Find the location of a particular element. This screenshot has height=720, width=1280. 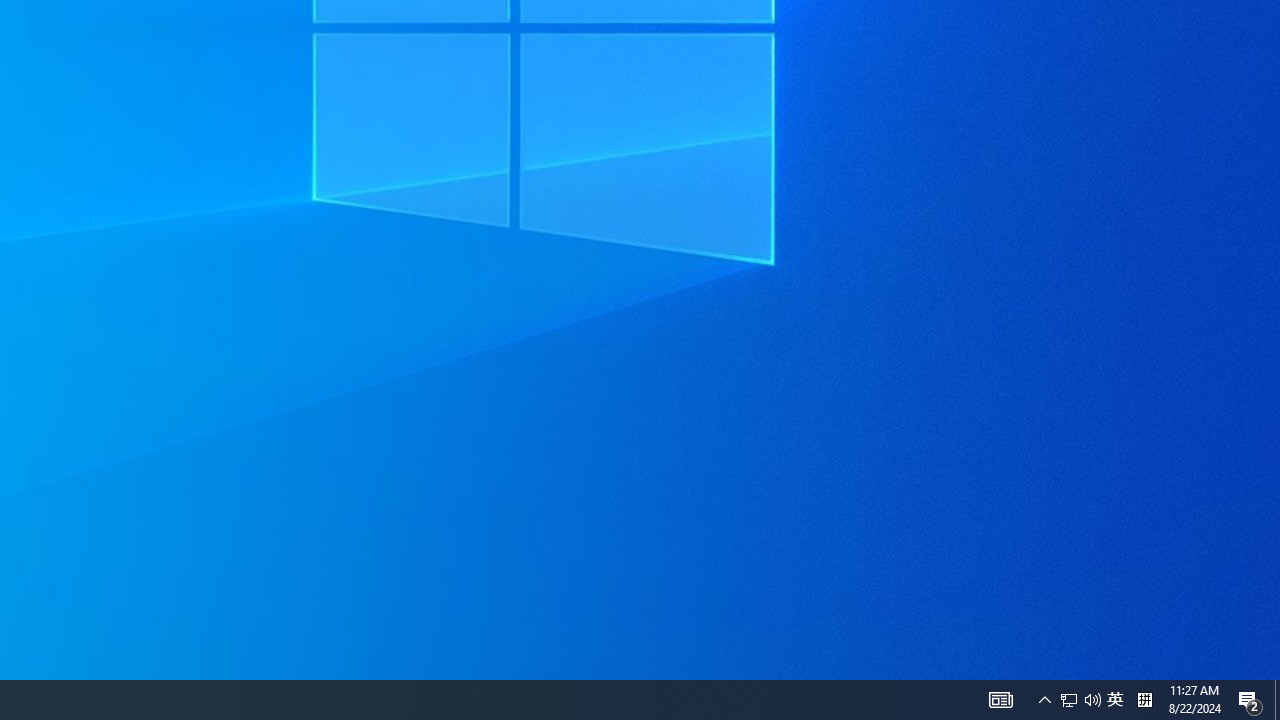

'Action Center, 2 new notifications' is located at coordinates (1250, 698).